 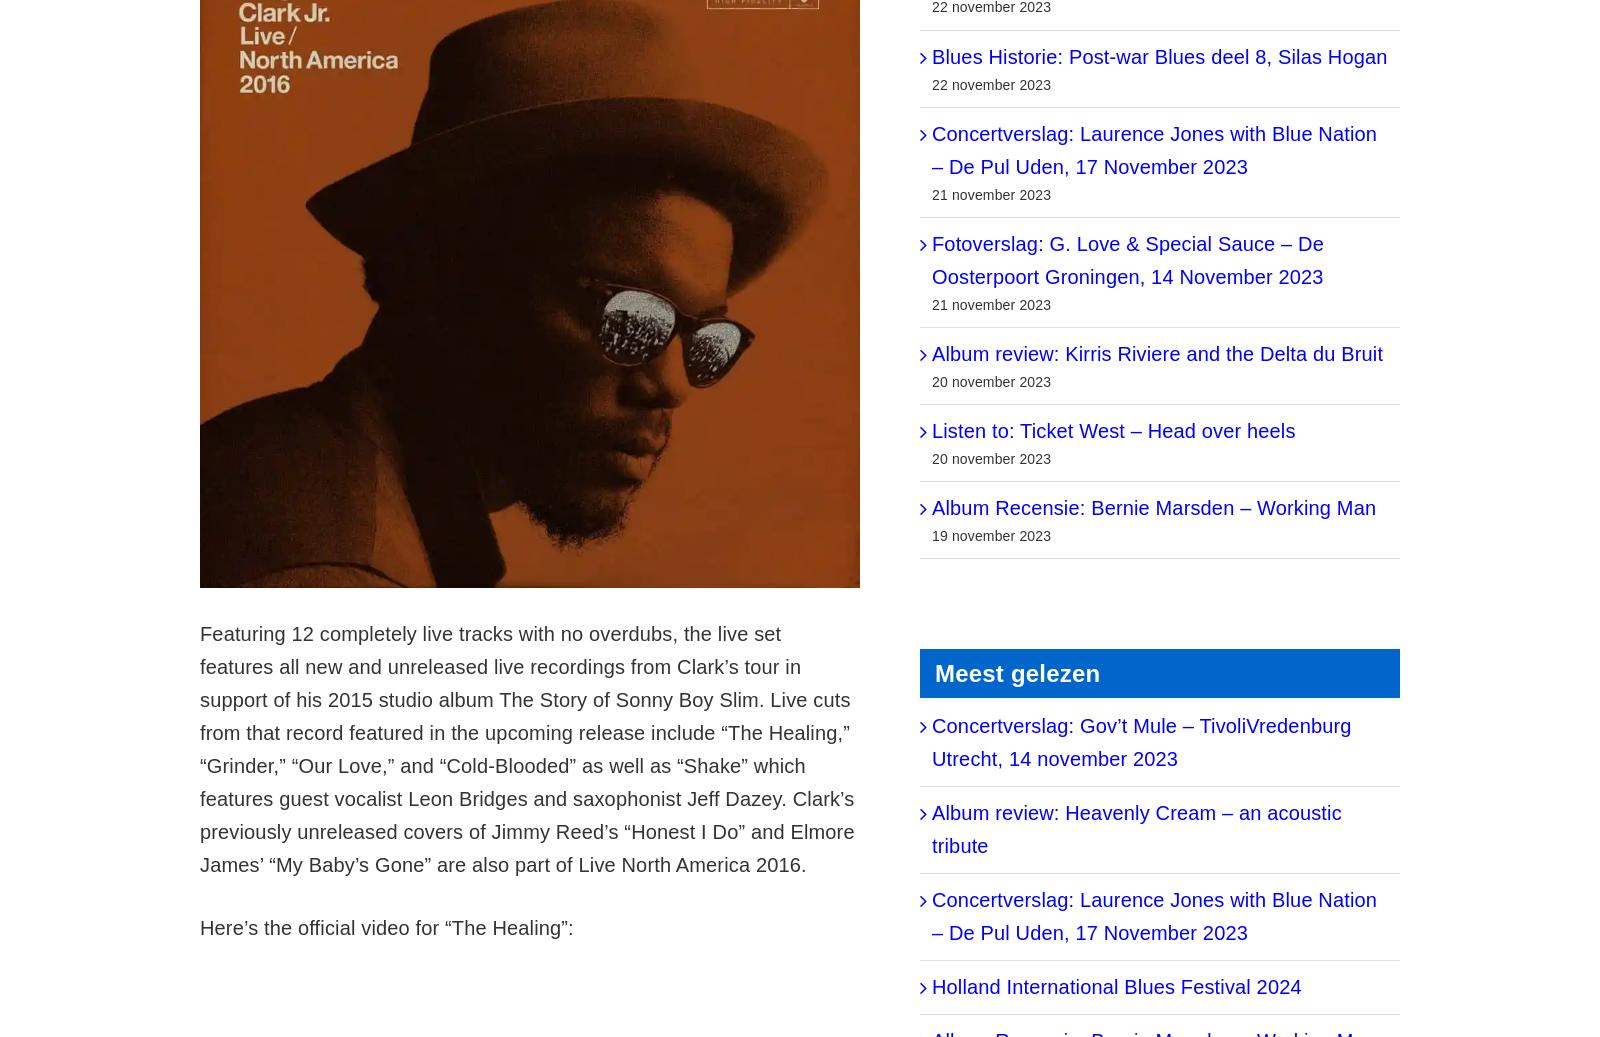 I want to click on 'Listen to: Ticket West – Head over heels', so click(x=1113, y=429).